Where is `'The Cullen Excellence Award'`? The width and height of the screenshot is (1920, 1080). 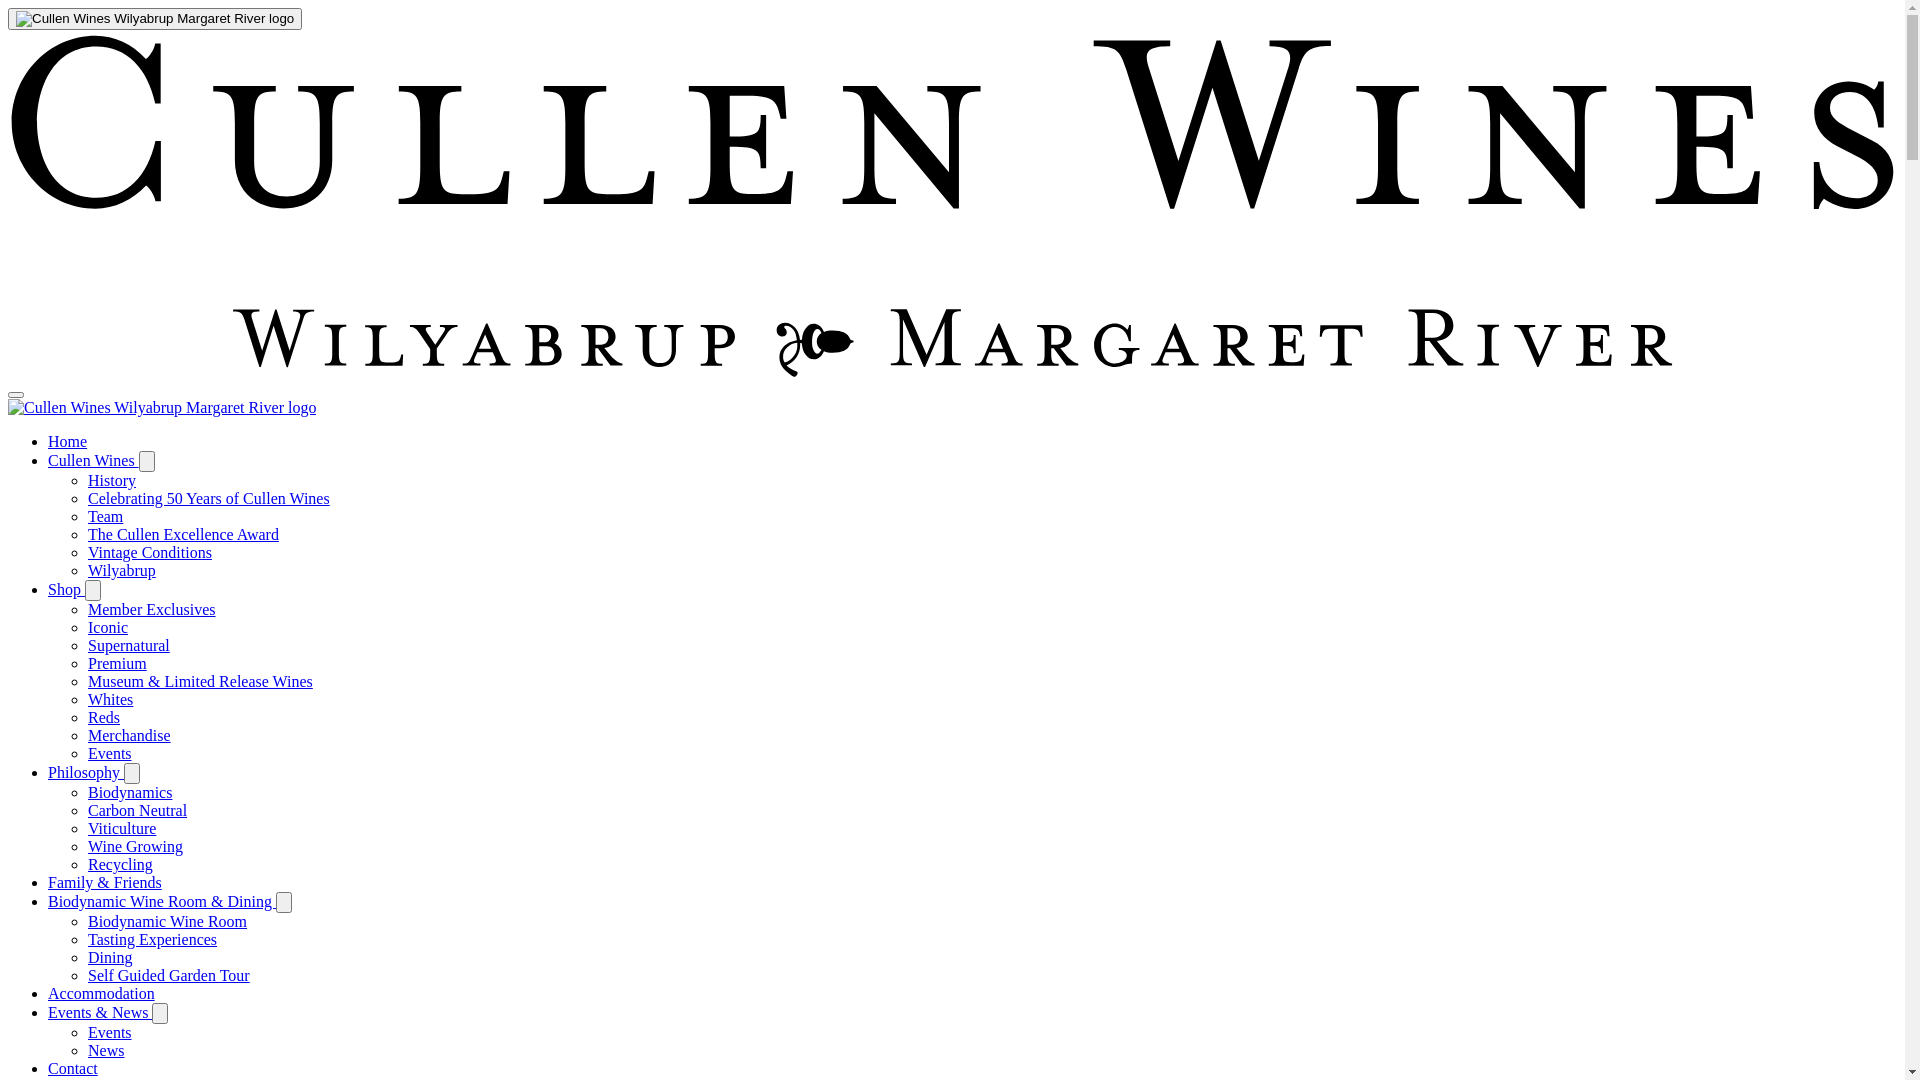 'The Cullen Excellence Award' is located at coordinates (183, 533).